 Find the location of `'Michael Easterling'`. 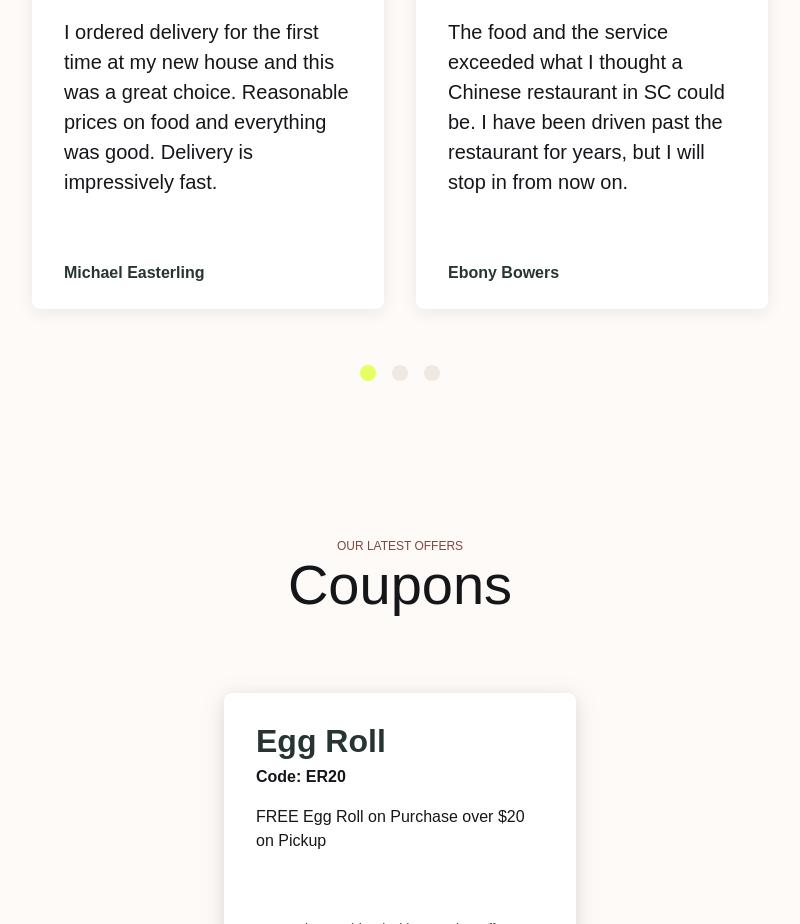

'Michael Easterling' is located at coordinates (134, 272).